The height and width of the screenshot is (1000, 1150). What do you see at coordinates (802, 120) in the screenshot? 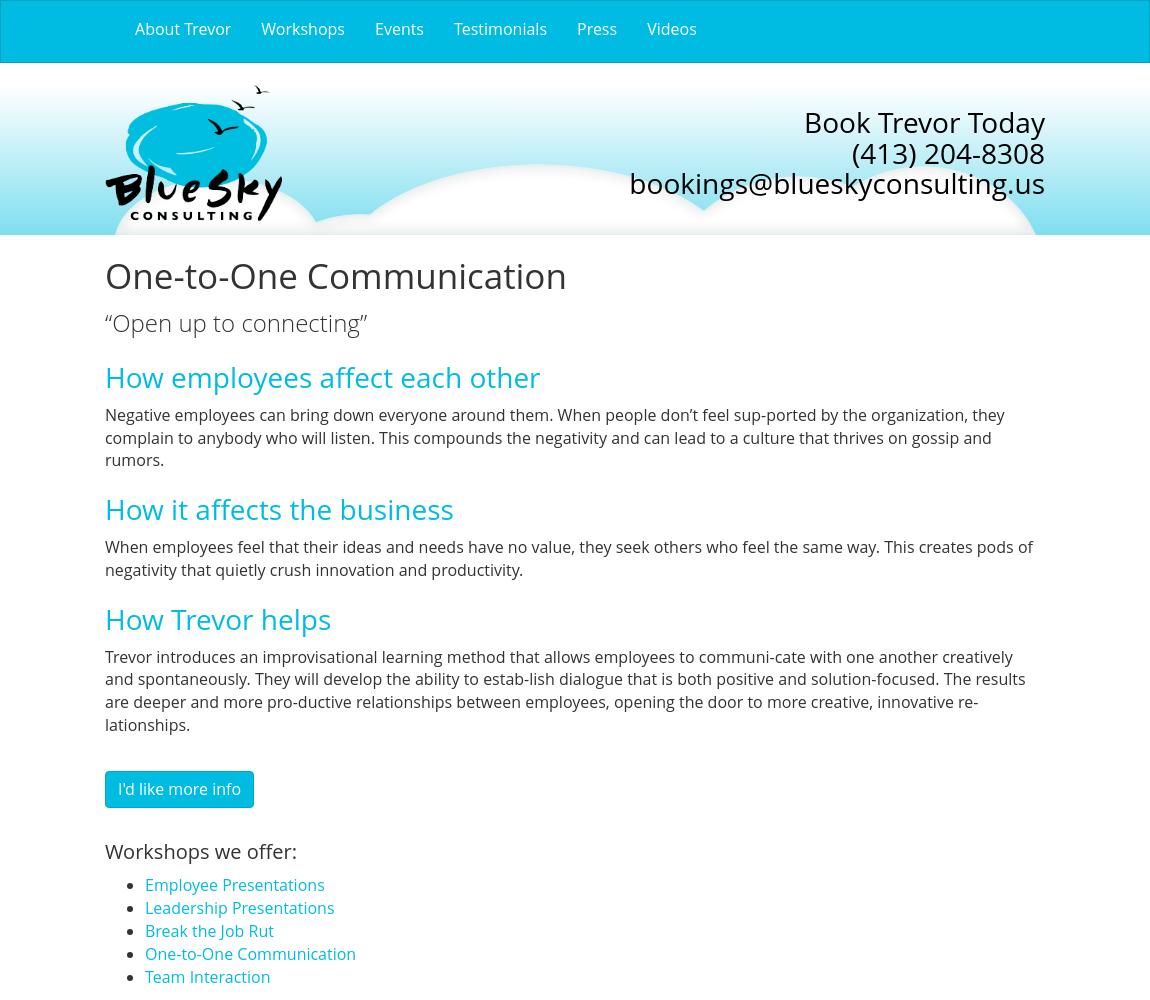
I see `'Book Trevor Today'` at bounding box center [802, 120].